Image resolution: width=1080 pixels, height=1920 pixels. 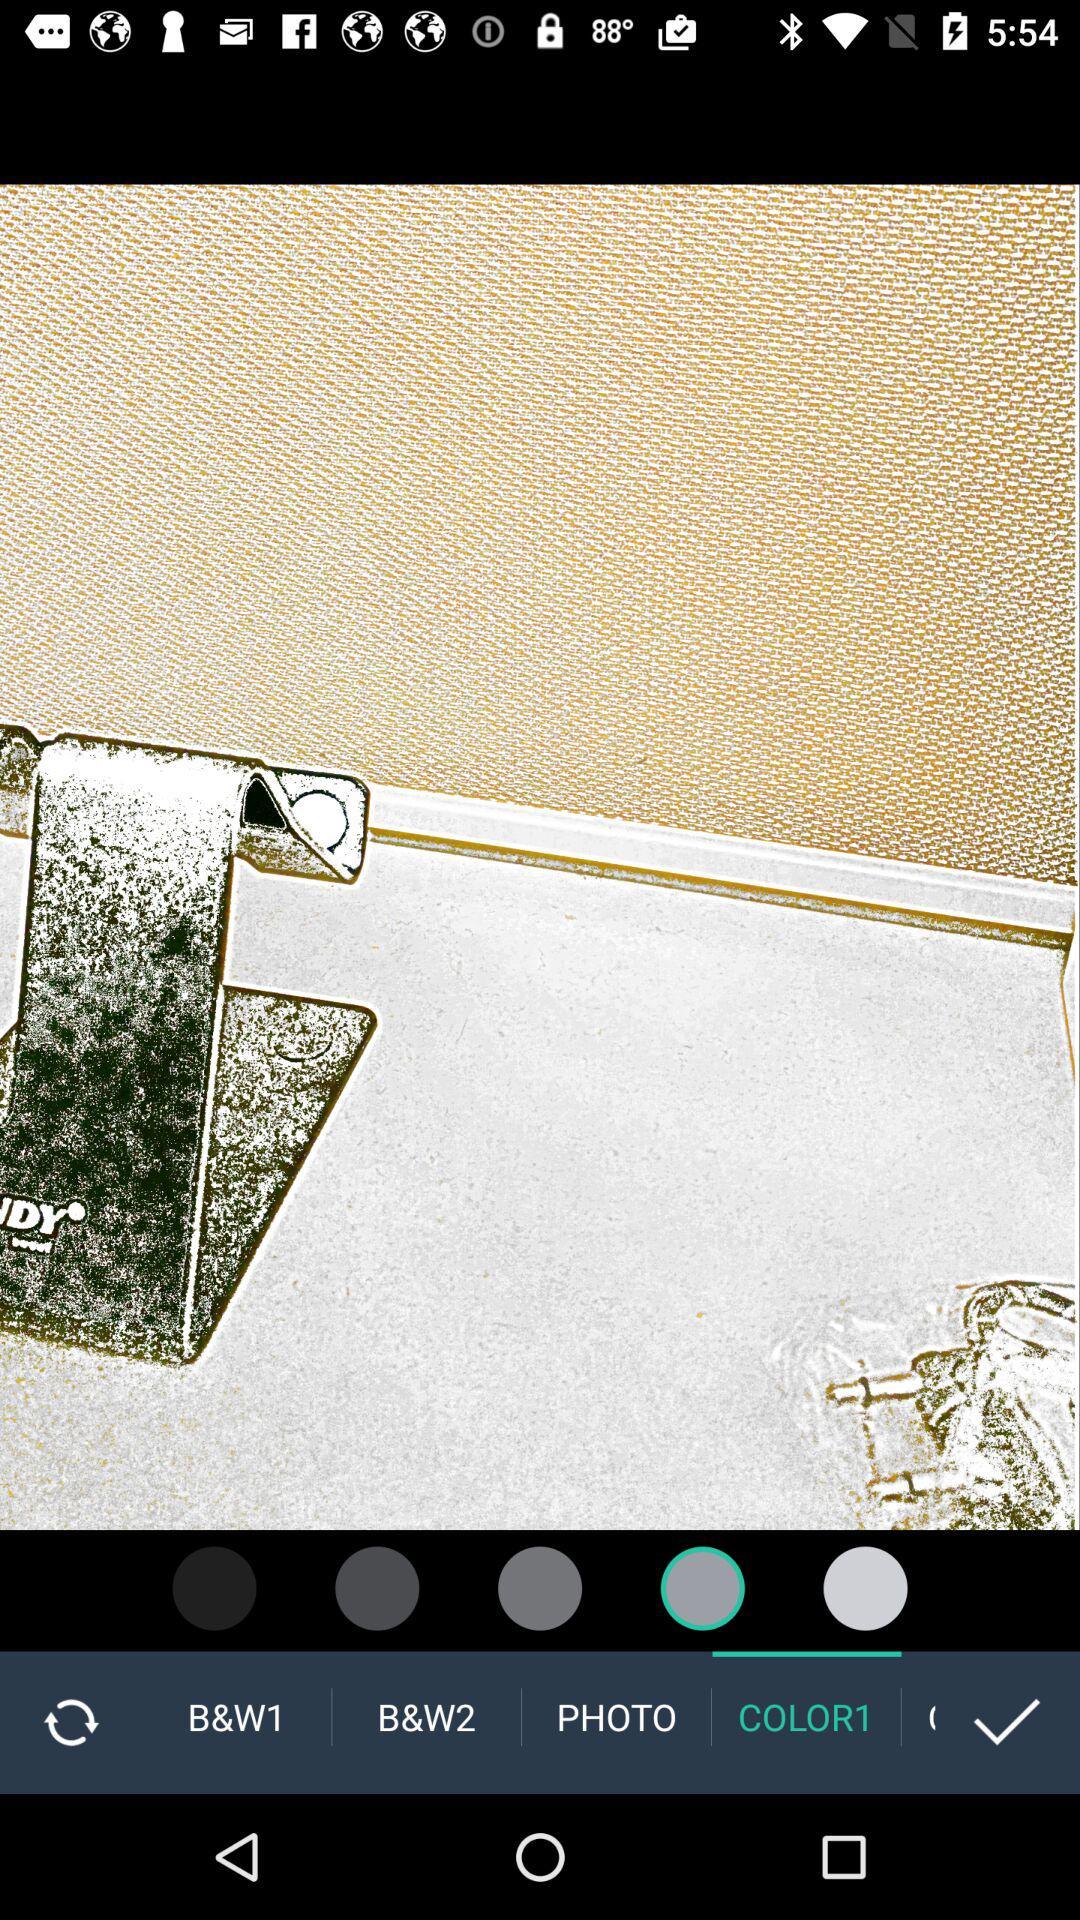 I want to click on the avatar icon, so click(x=864, y=1587).